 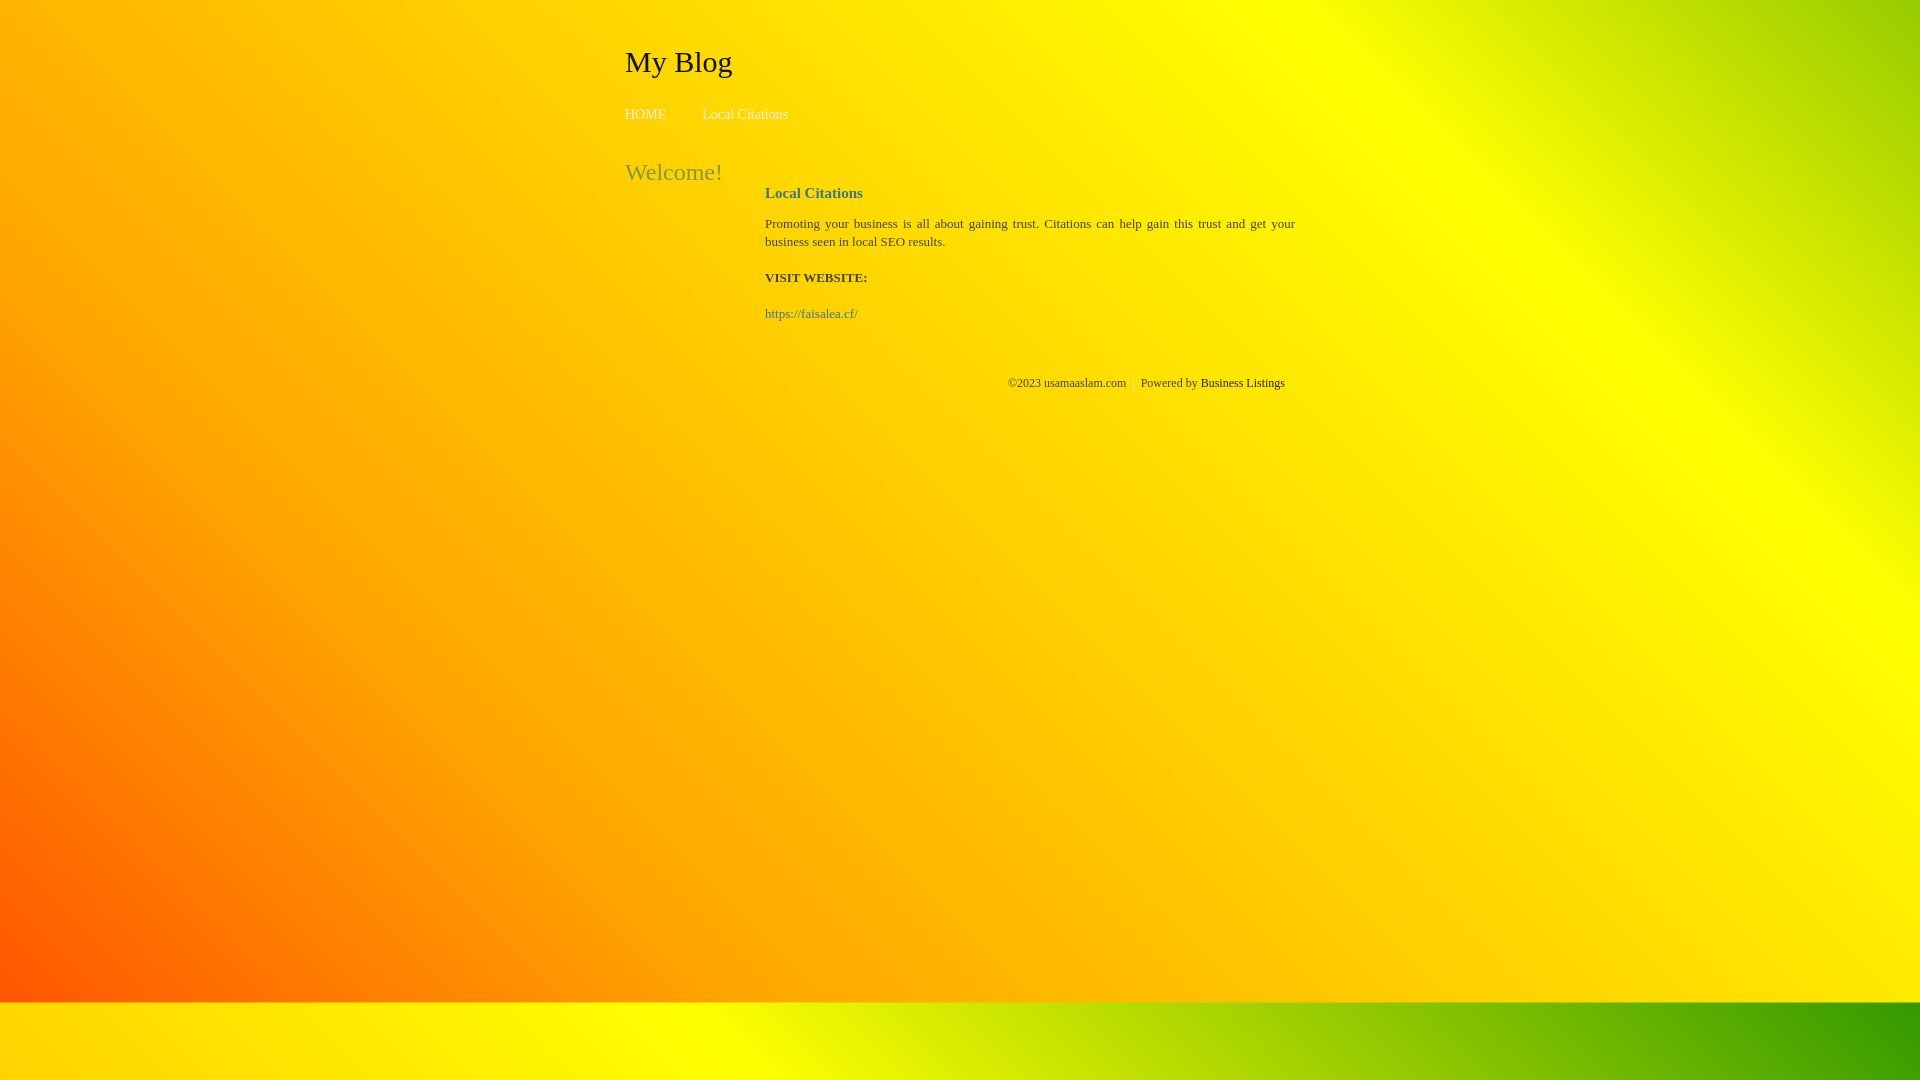 I want to click on 'HOME', so click(x=645, y=114).